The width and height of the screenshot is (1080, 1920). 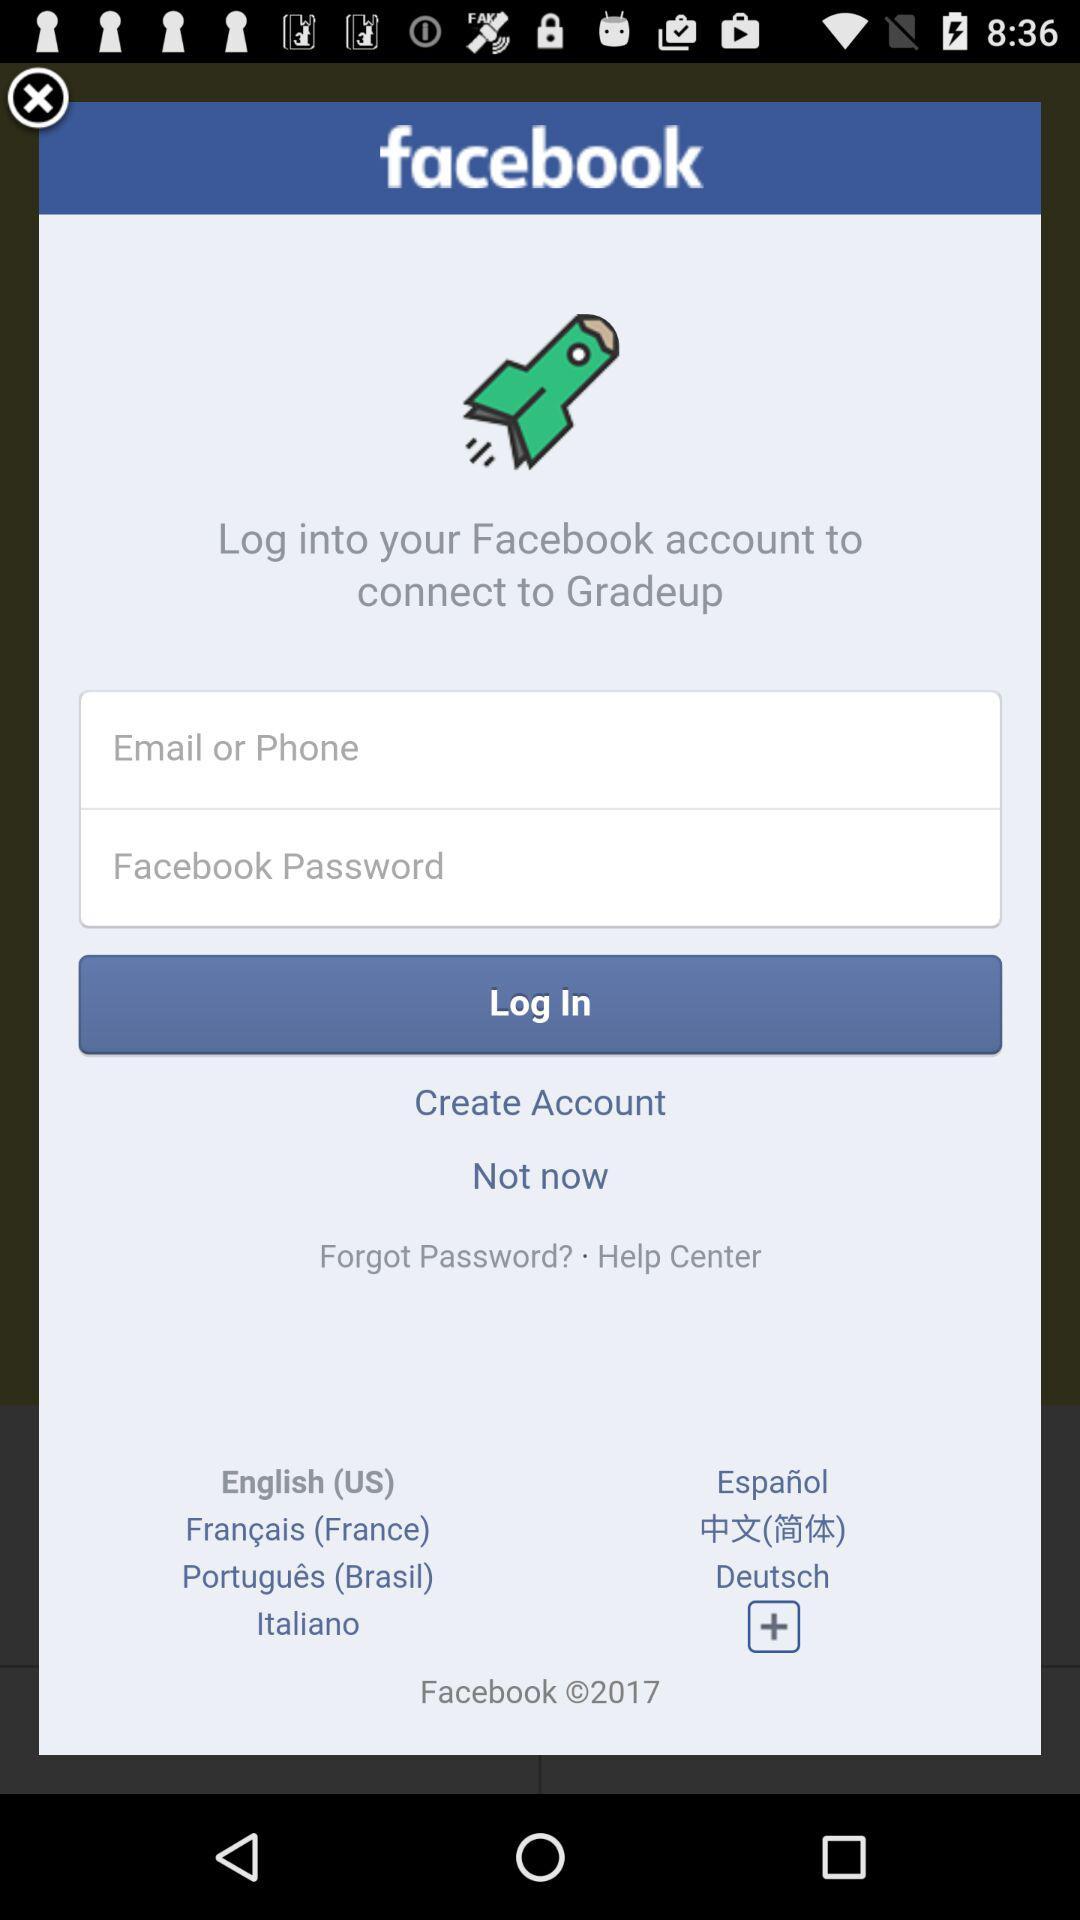 I want to click on app, so click(x=38, y=100).